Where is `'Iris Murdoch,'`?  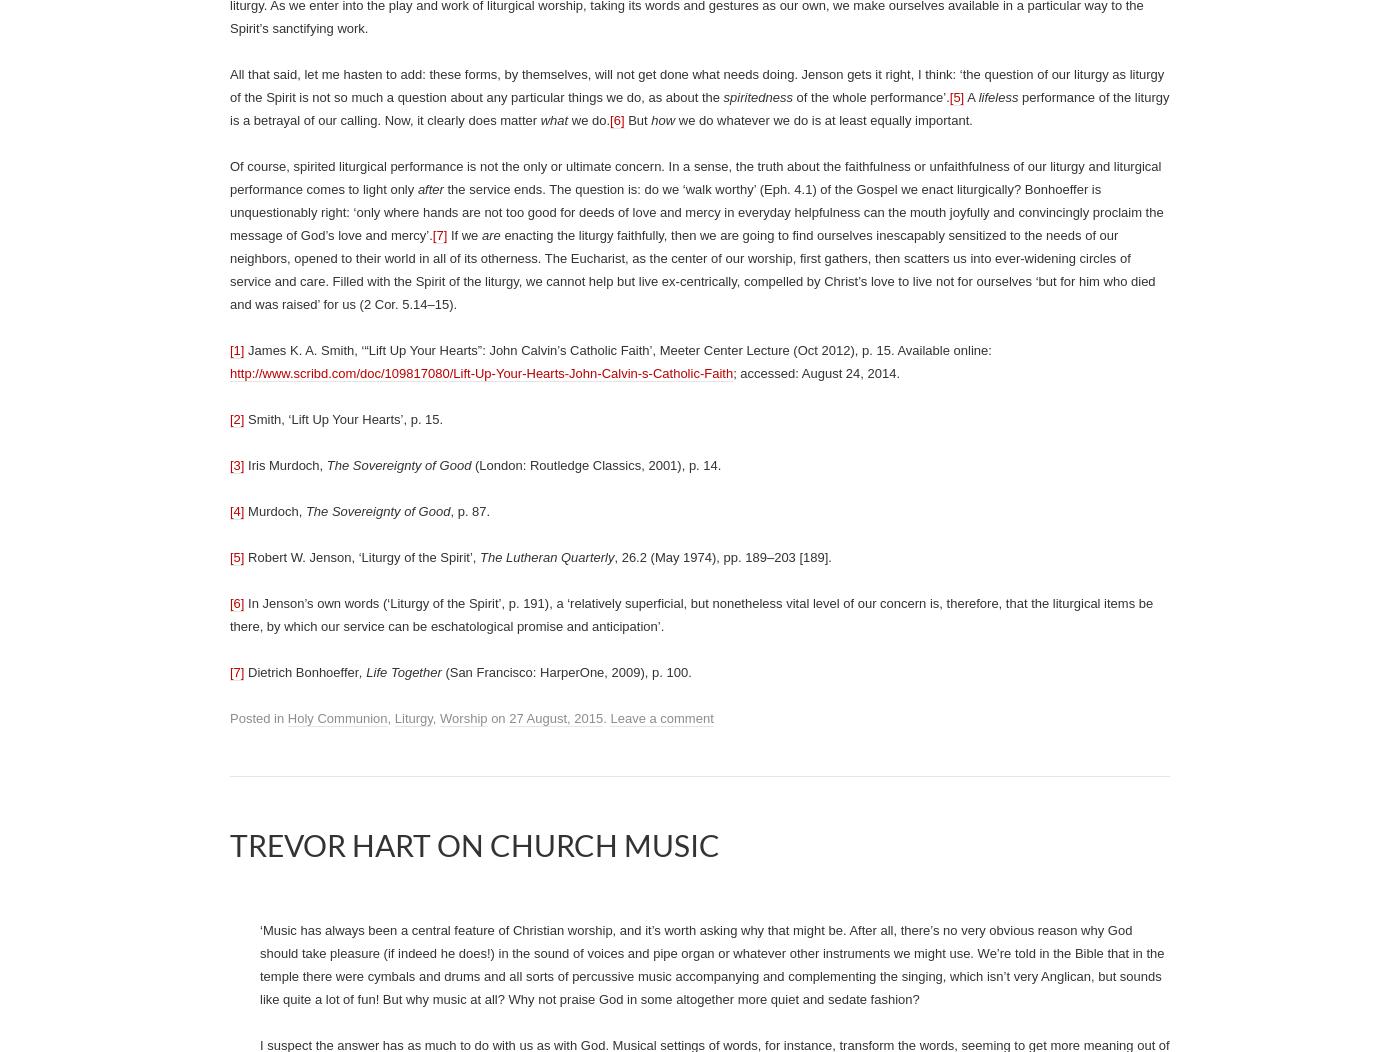
'Iris Murdoch,' is located at coordinates (285, 465).